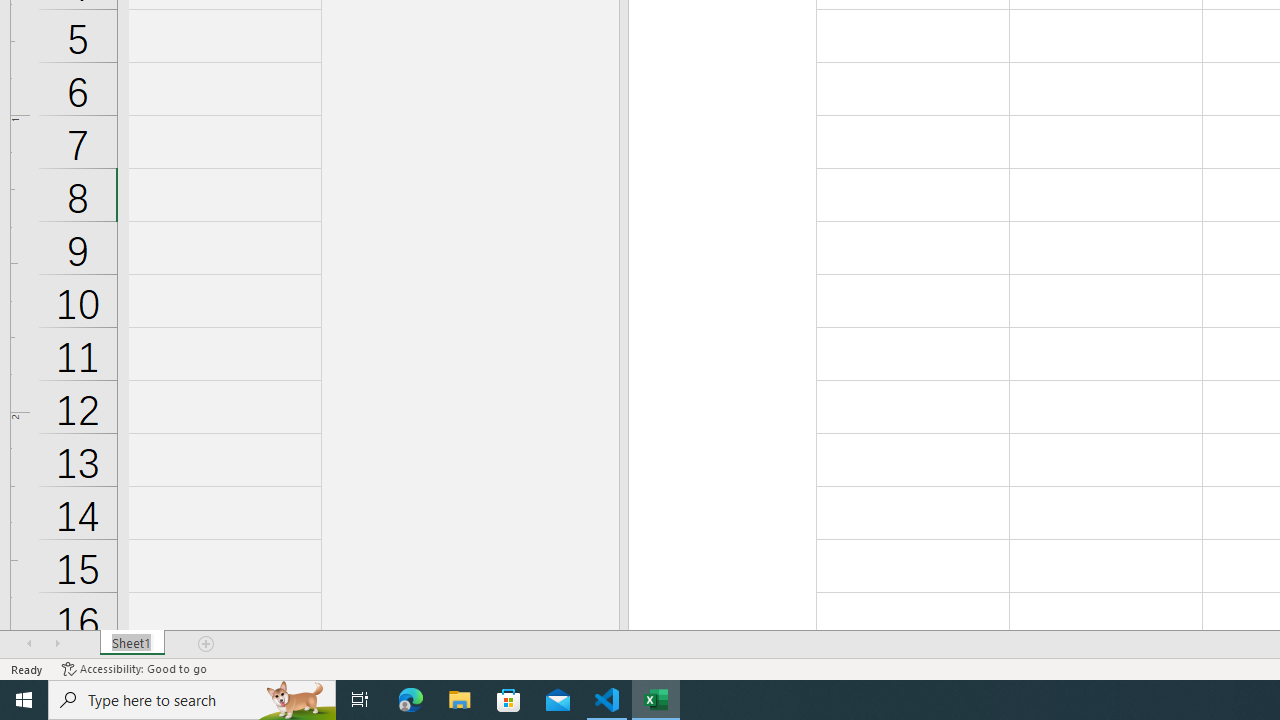  Describe the element at coordinates (29, 644) in the screenshot. I see `'Scroll Left'` at that location.